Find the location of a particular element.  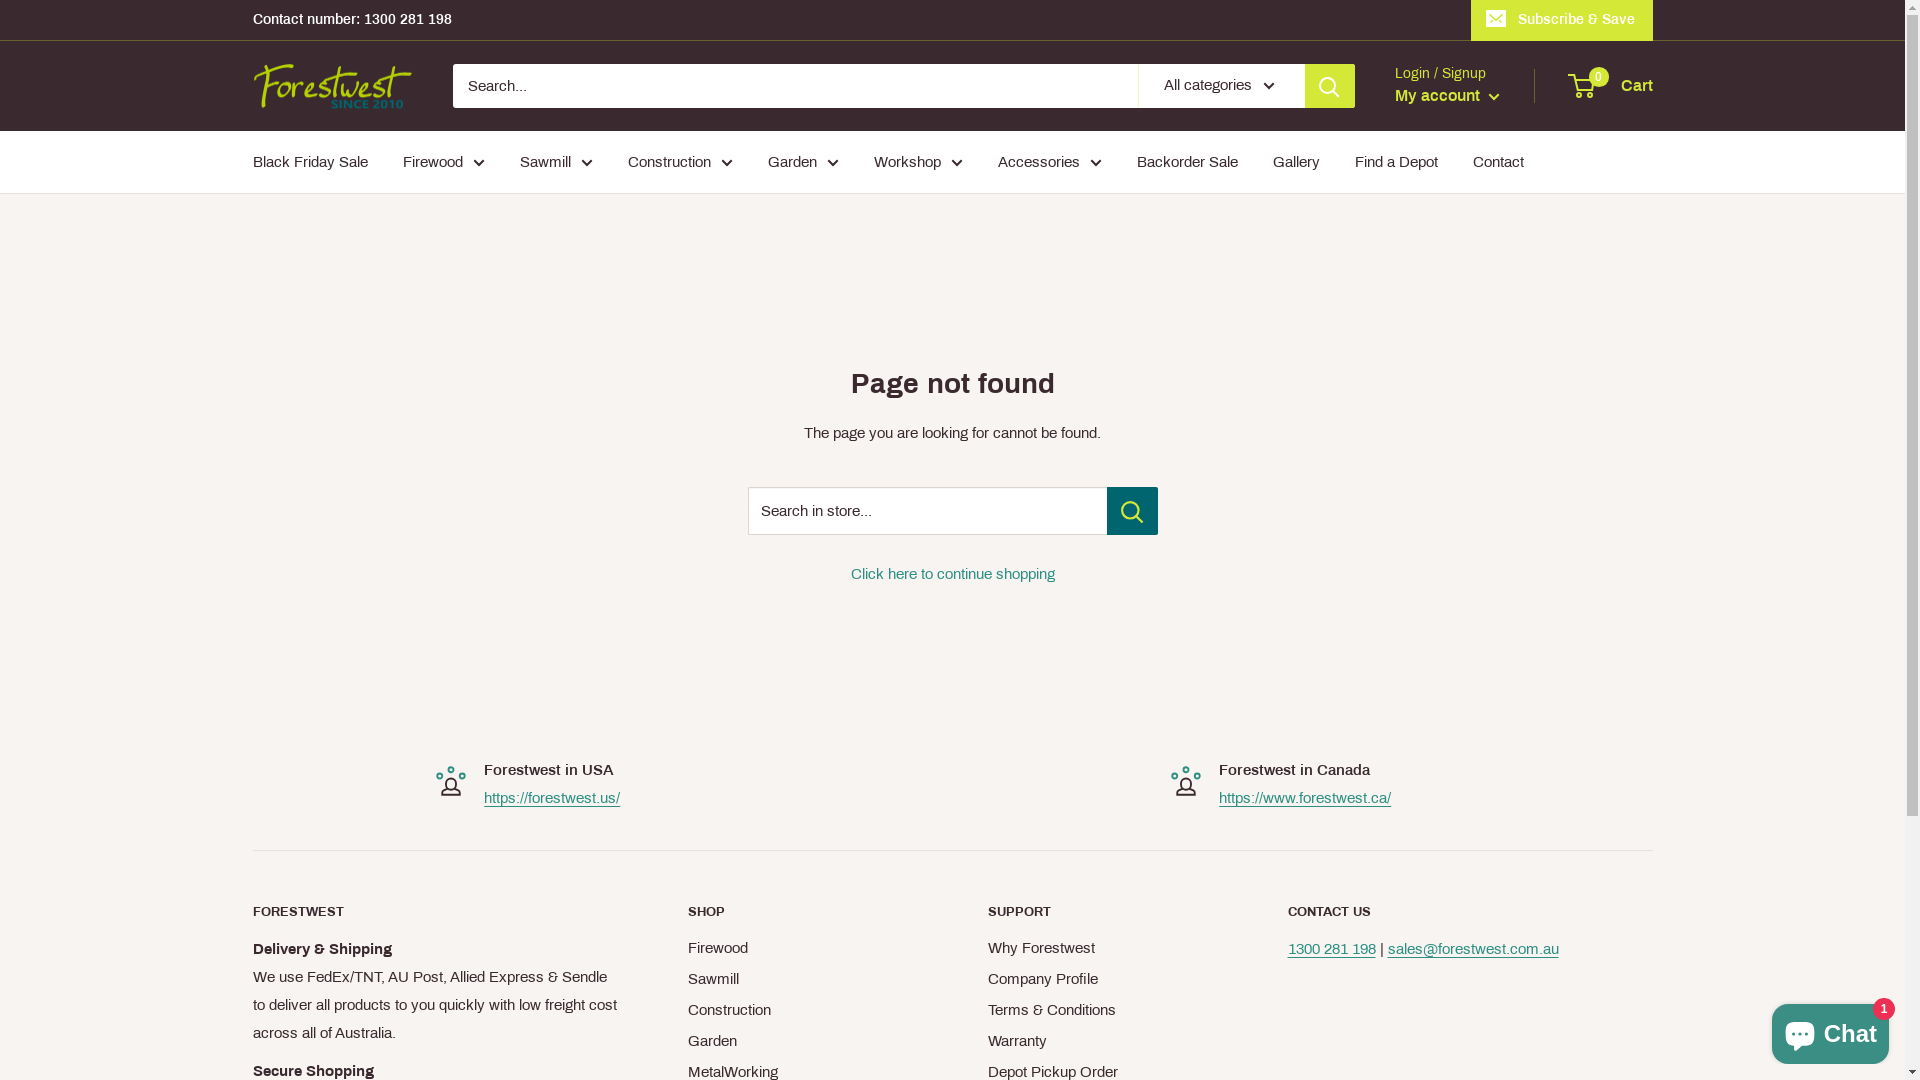

'Garden' is located at coordinates (802, 1040).